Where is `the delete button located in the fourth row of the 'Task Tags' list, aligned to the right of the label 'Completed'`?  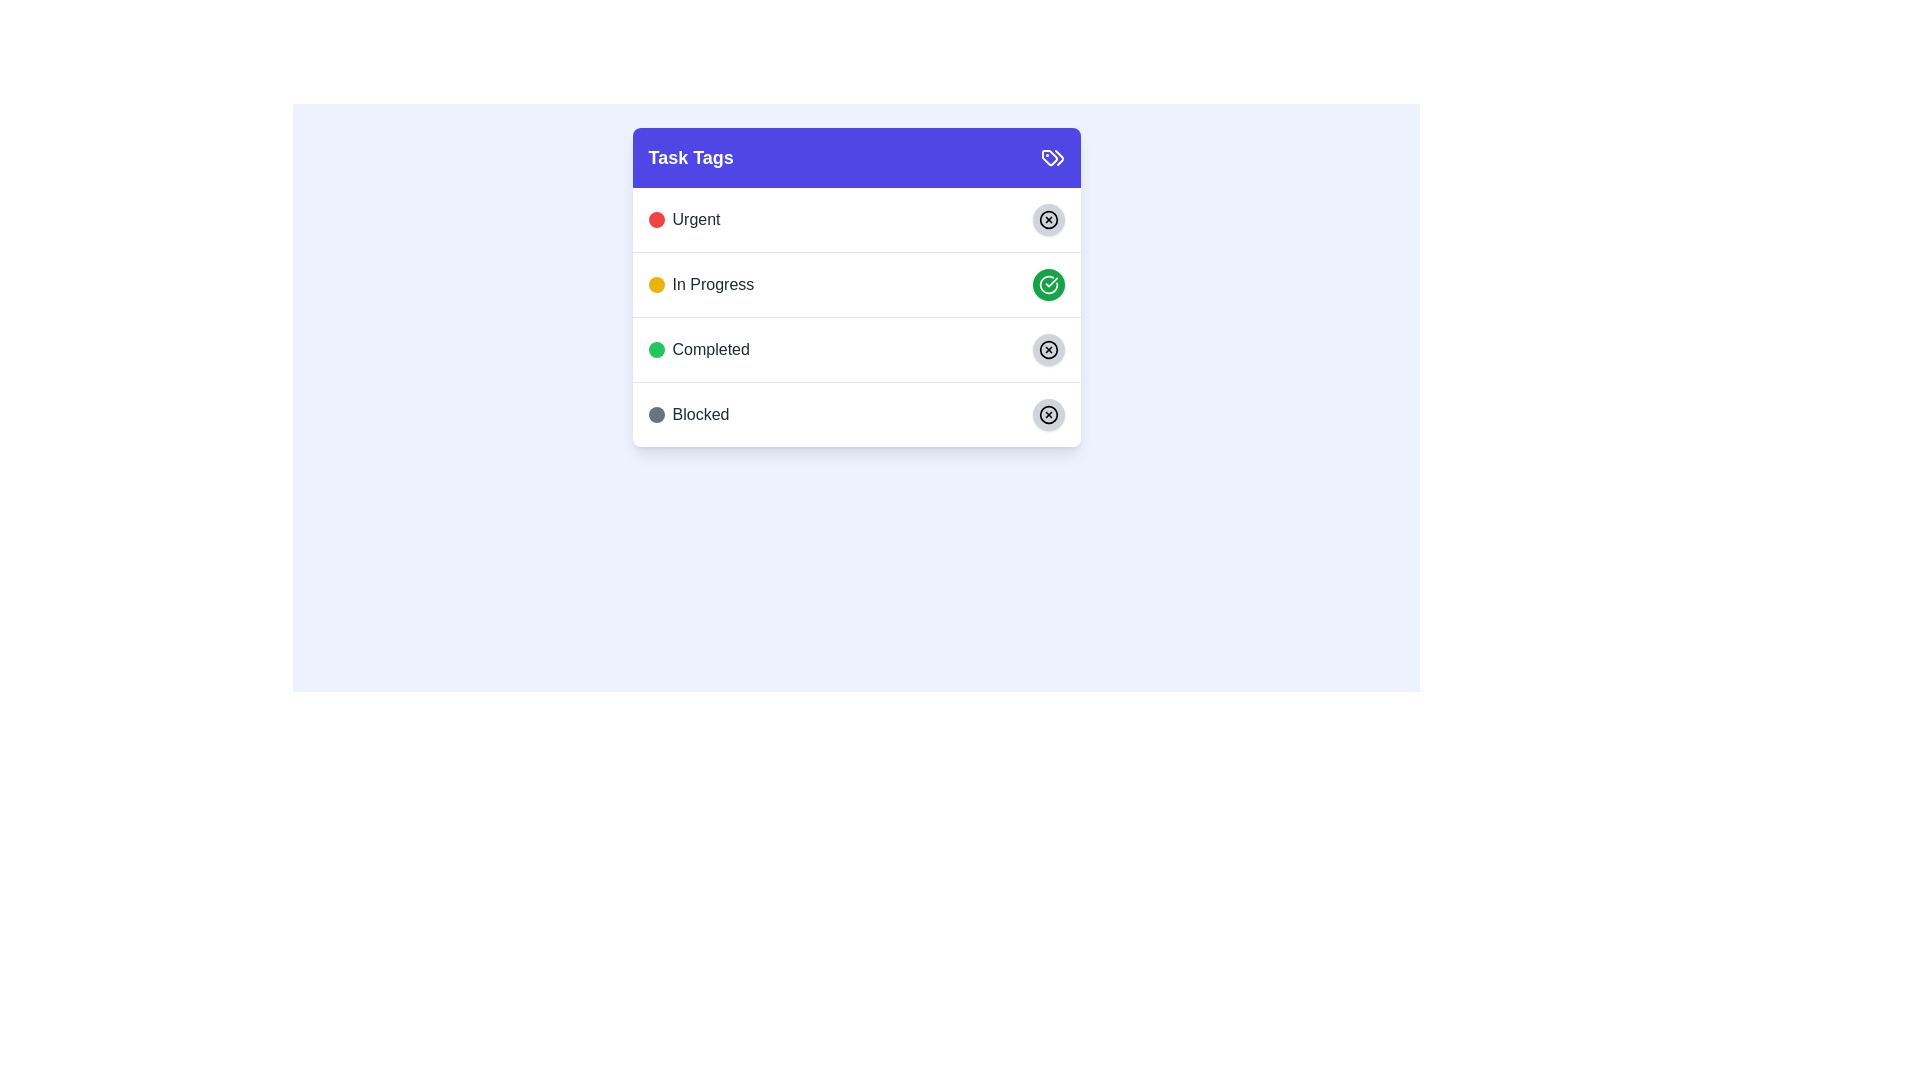
the delete button located in the fourth row of the 'Task Tags' list, aligned to the right of the label 'Completed' is located at coordinates (1047, 349).